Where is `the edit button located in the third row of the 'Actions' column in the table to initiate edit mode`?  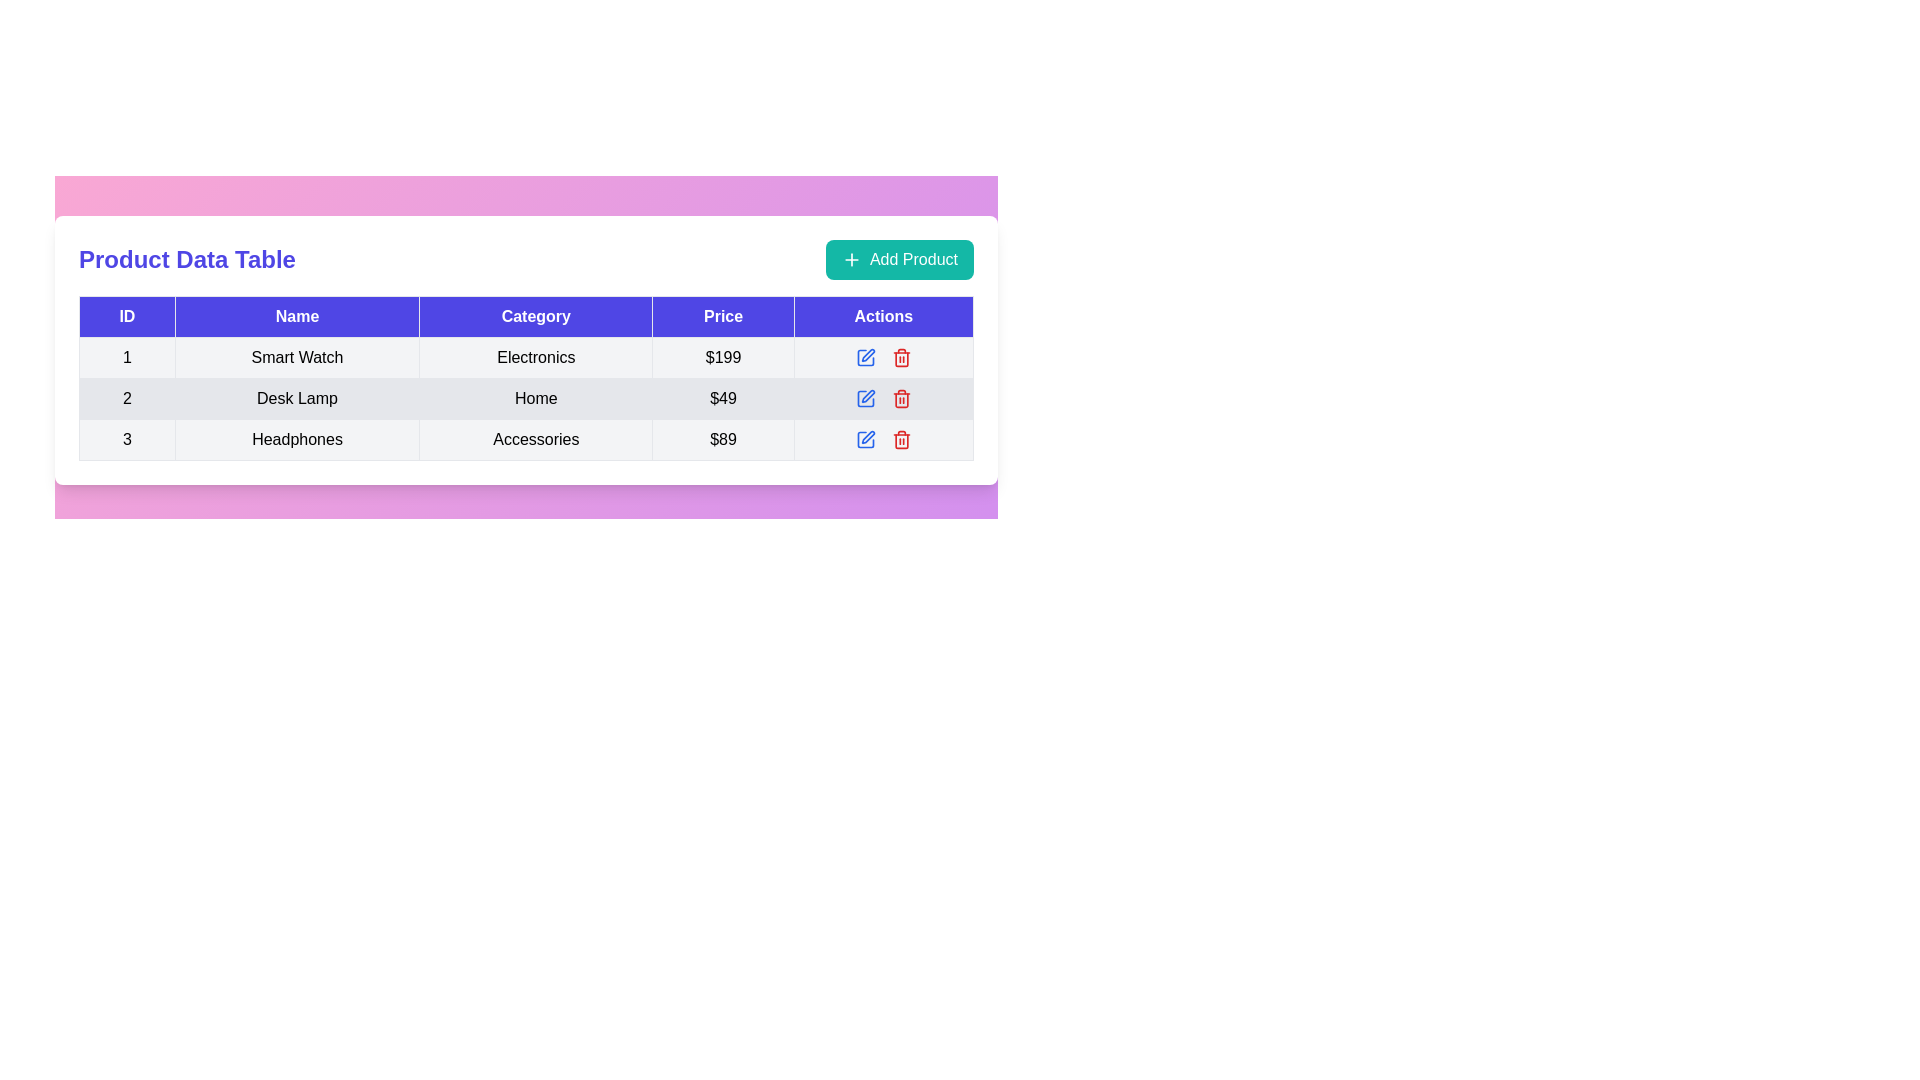
the edit button located in the third row of the 'Actions' column in the table to initiate edit mode is located at coordinates (868, 354).